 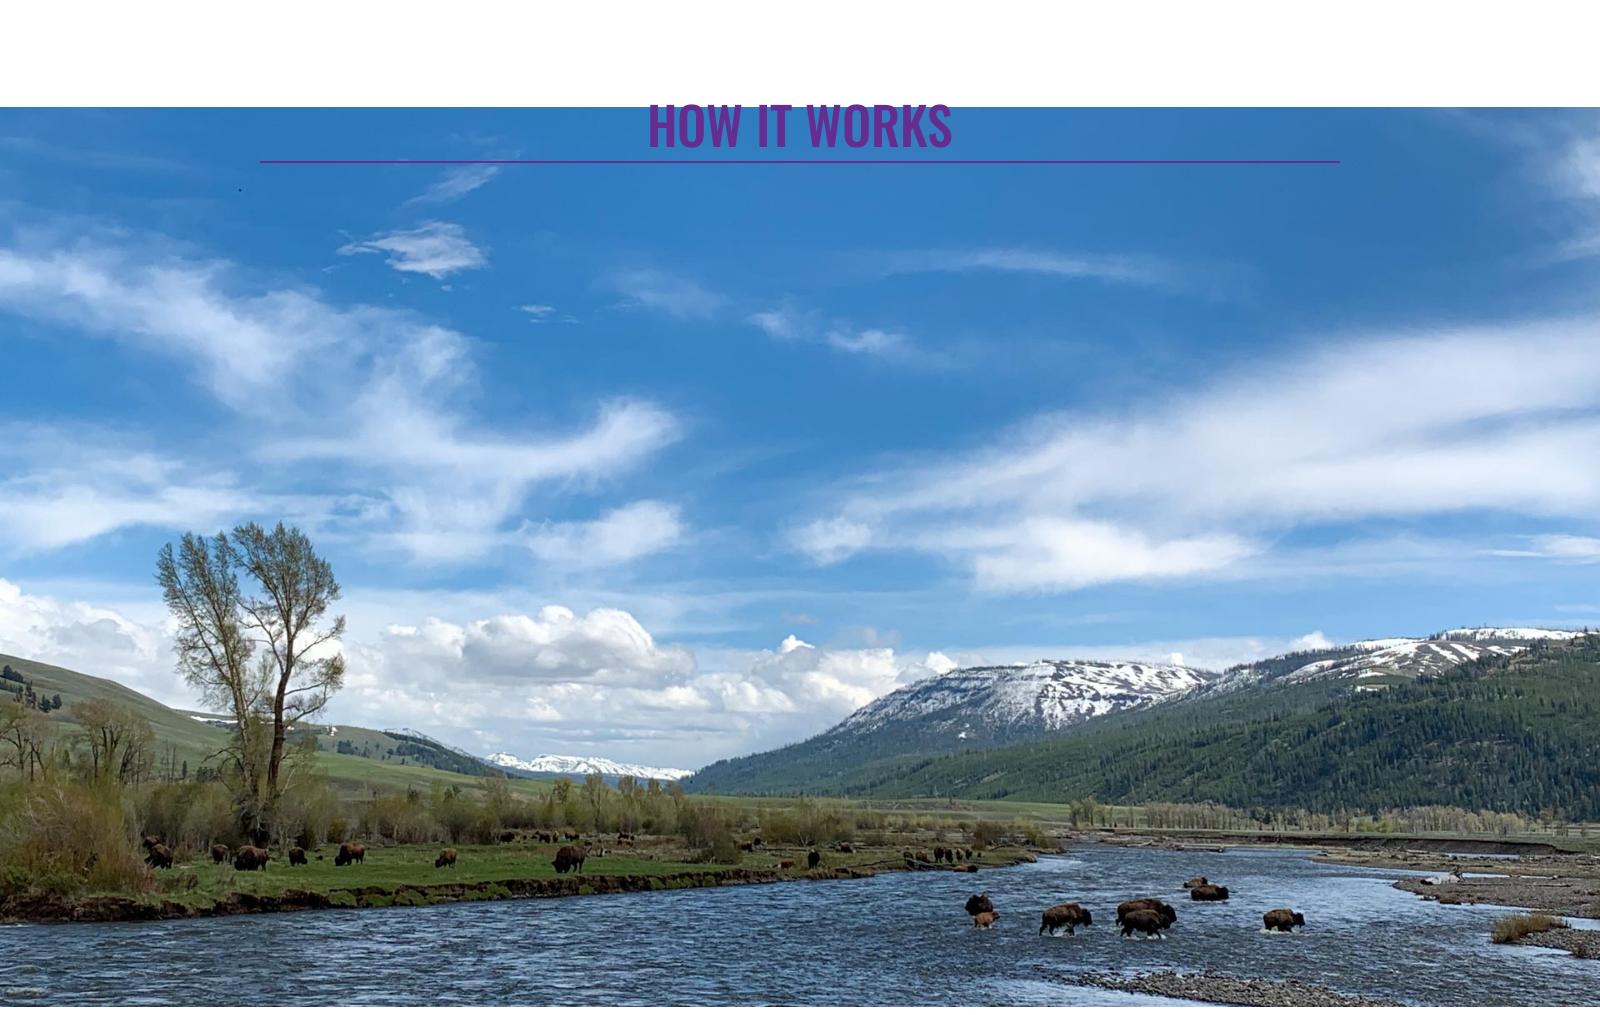 I want to click on 'If you have paid the BZN Concession fee, you may return the vehicle  to Explore Rental’s designated parking spots #46-49, in the outdoor rental car return lot. If you did not pay the BZN Concession Fee, you need to return the vehicle to our office in order to avoid additional charges. Your CC on file will be billed the balance due. All rental gear items need to be returned to the office.', so click(x=1231, y=496).